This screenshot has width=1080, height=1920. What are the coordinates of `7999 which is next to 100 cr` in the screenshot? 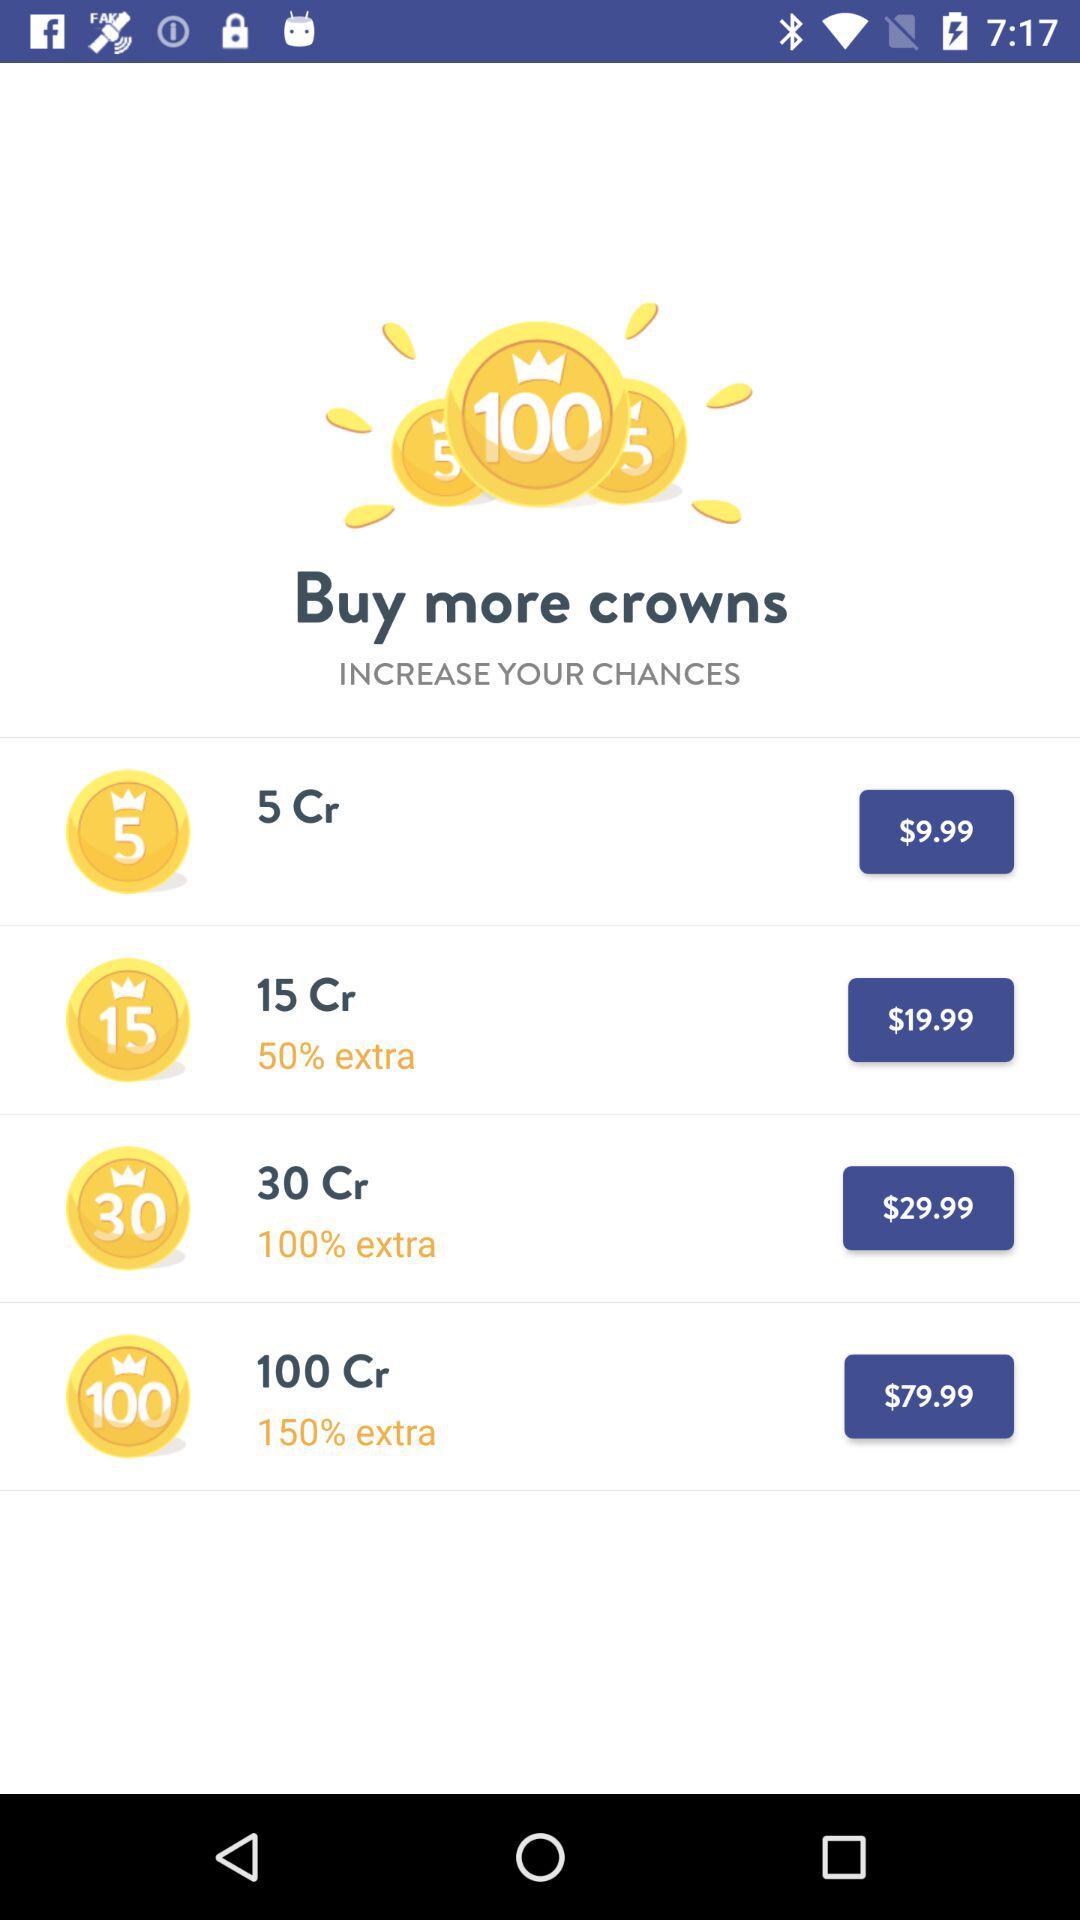 It's located at (929, 1395).